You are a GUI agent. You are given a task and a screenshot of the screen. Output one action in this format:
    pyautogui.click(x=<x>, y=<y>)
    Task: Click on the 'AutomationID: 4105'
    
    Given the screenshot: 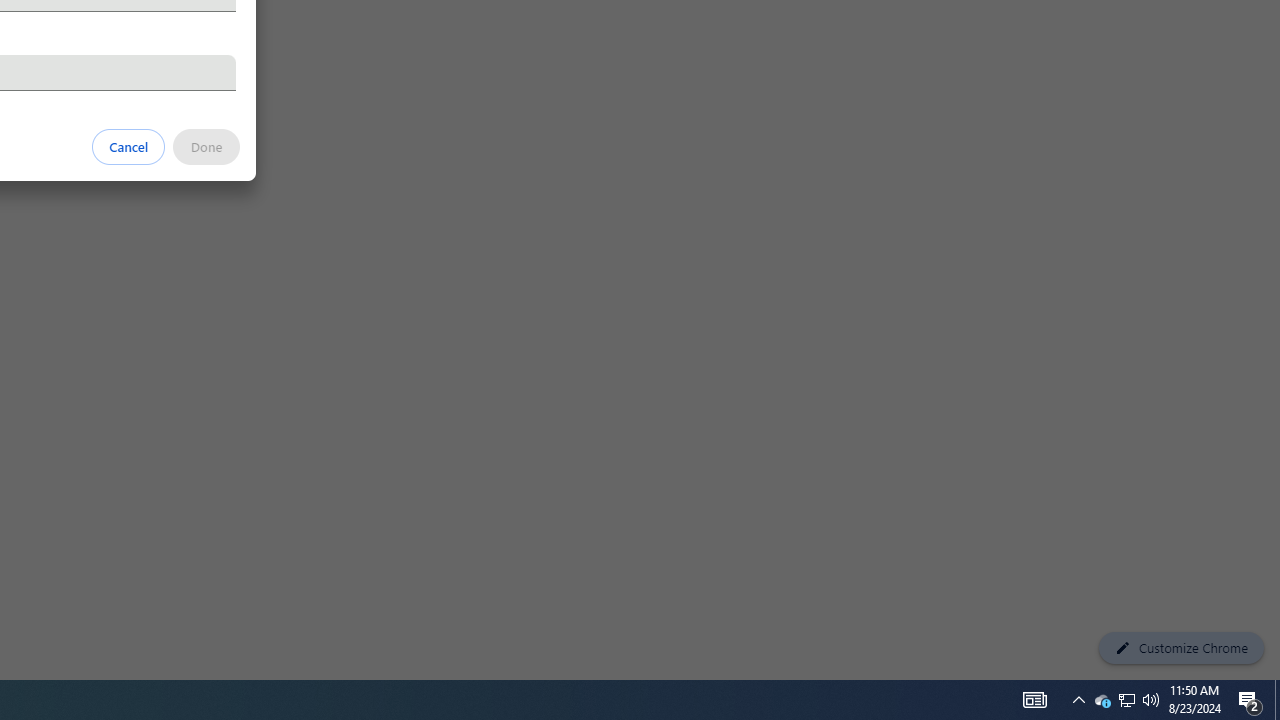 What is the action you would take?
    pyautogui.click(x=1034, y=698)
    